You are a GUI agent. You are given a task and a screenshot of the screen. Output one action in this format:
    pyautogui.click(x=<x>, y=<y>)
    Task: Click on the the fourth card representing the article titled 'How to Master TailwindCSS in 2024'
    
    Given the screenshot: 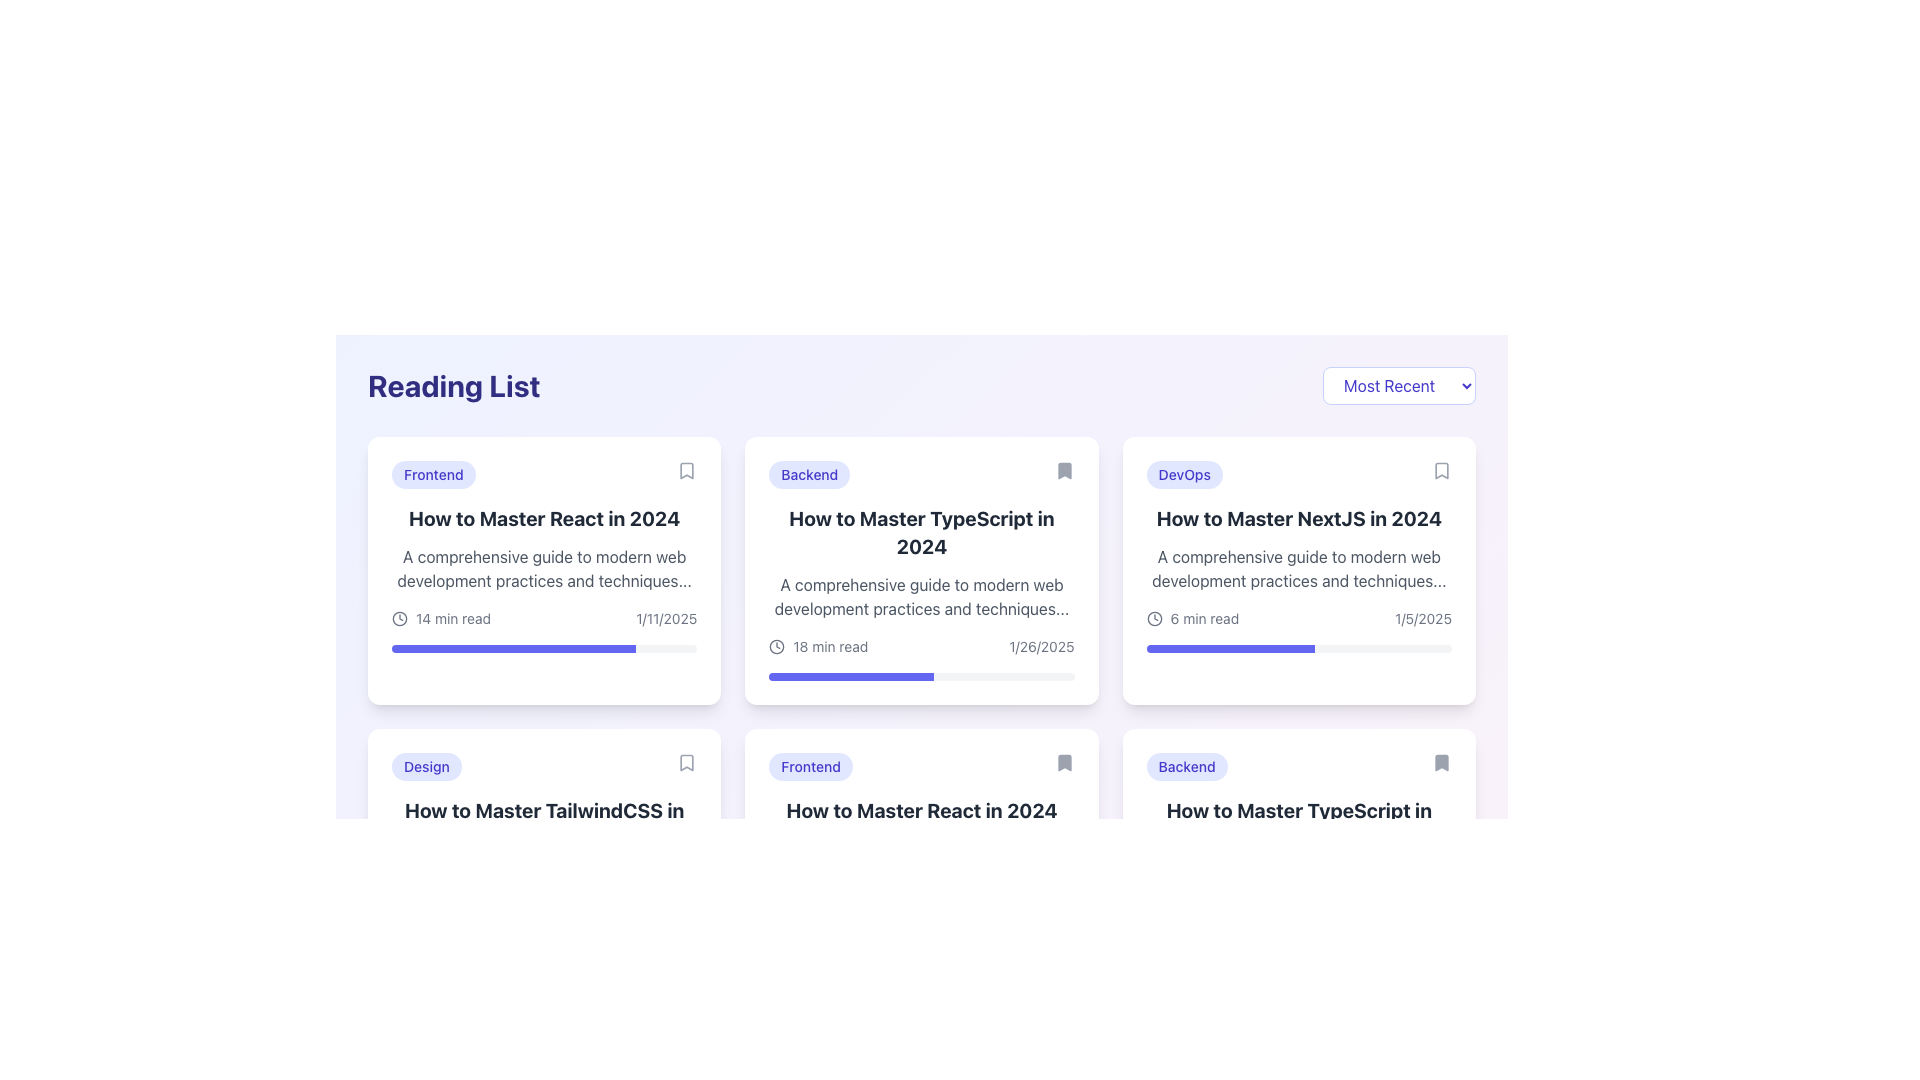 What is the action you would take?
    pyautogui.click(x=544, y=862)
    